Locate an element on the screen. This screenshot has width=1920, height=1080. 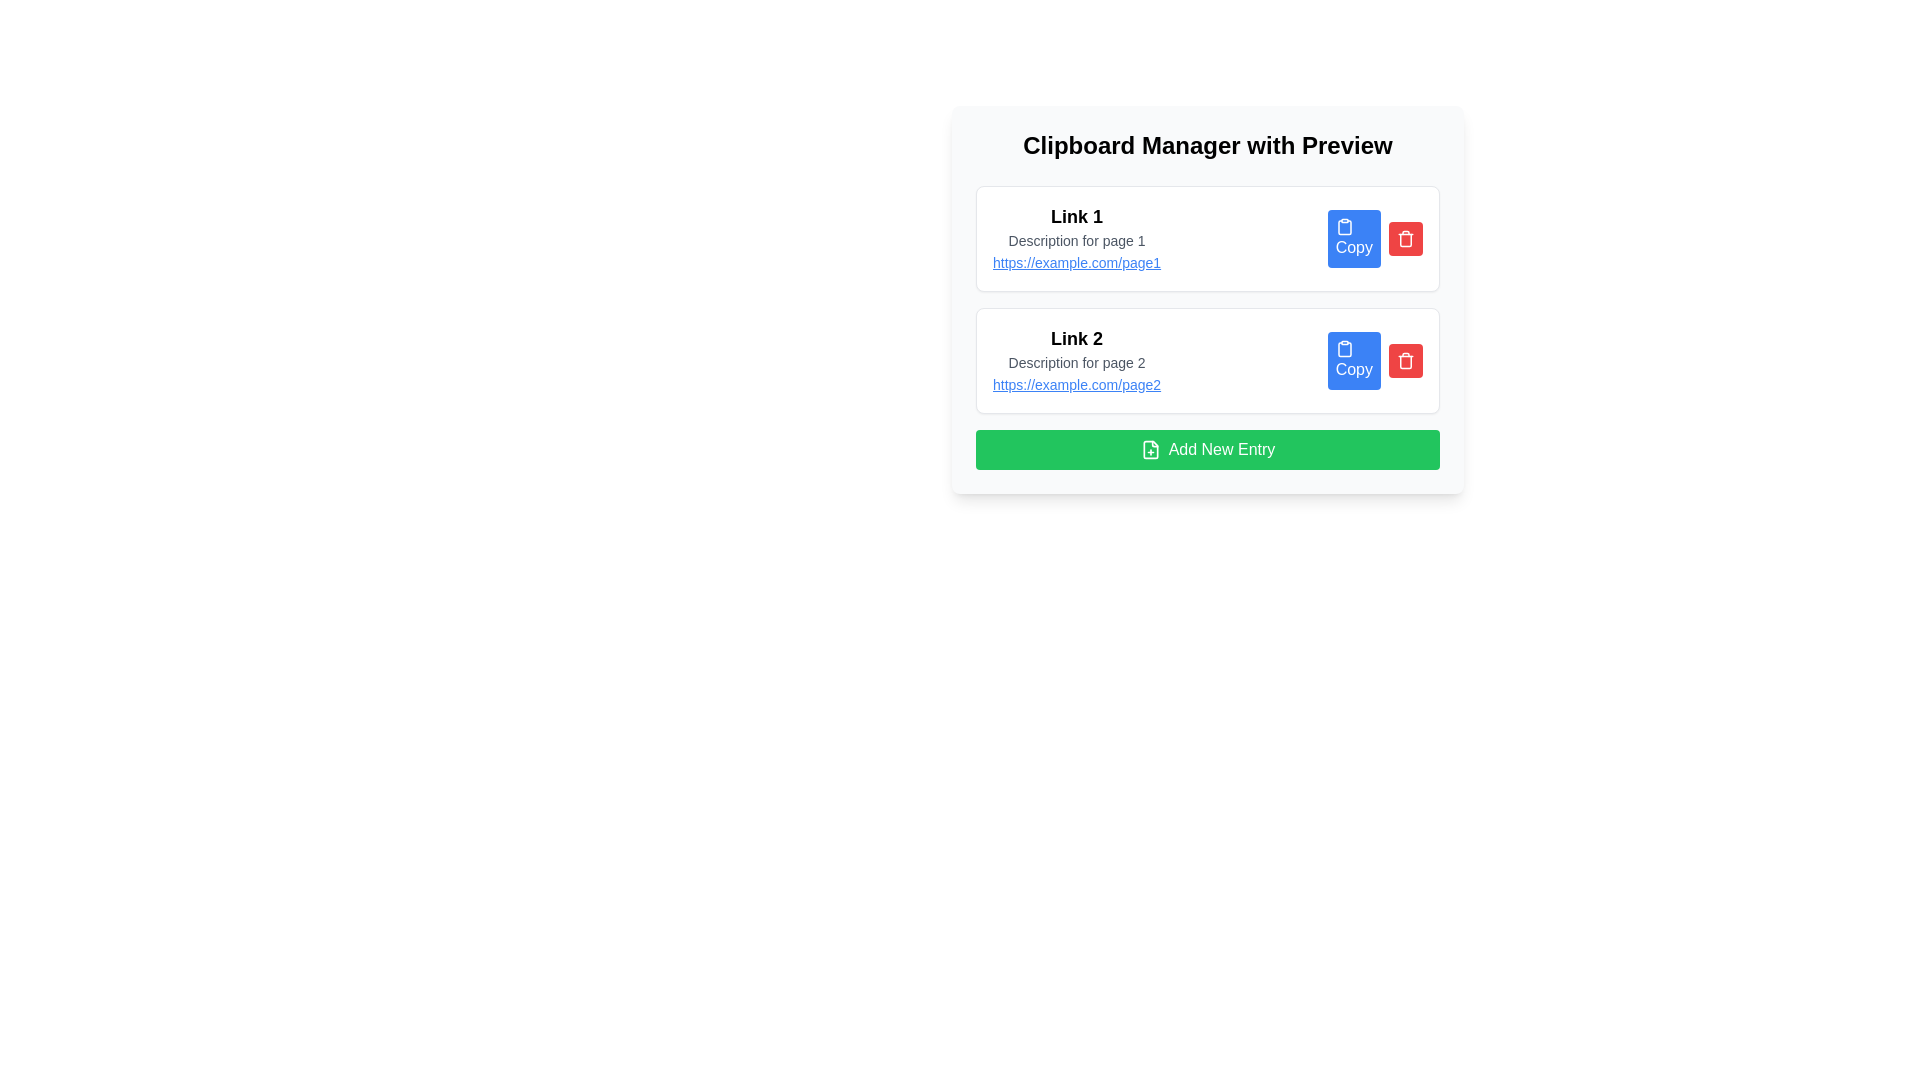
the static text or label that serves as the identifier or title for the content related to 'page 2', positioned above its description and link is located at coordinates (1076, 338).